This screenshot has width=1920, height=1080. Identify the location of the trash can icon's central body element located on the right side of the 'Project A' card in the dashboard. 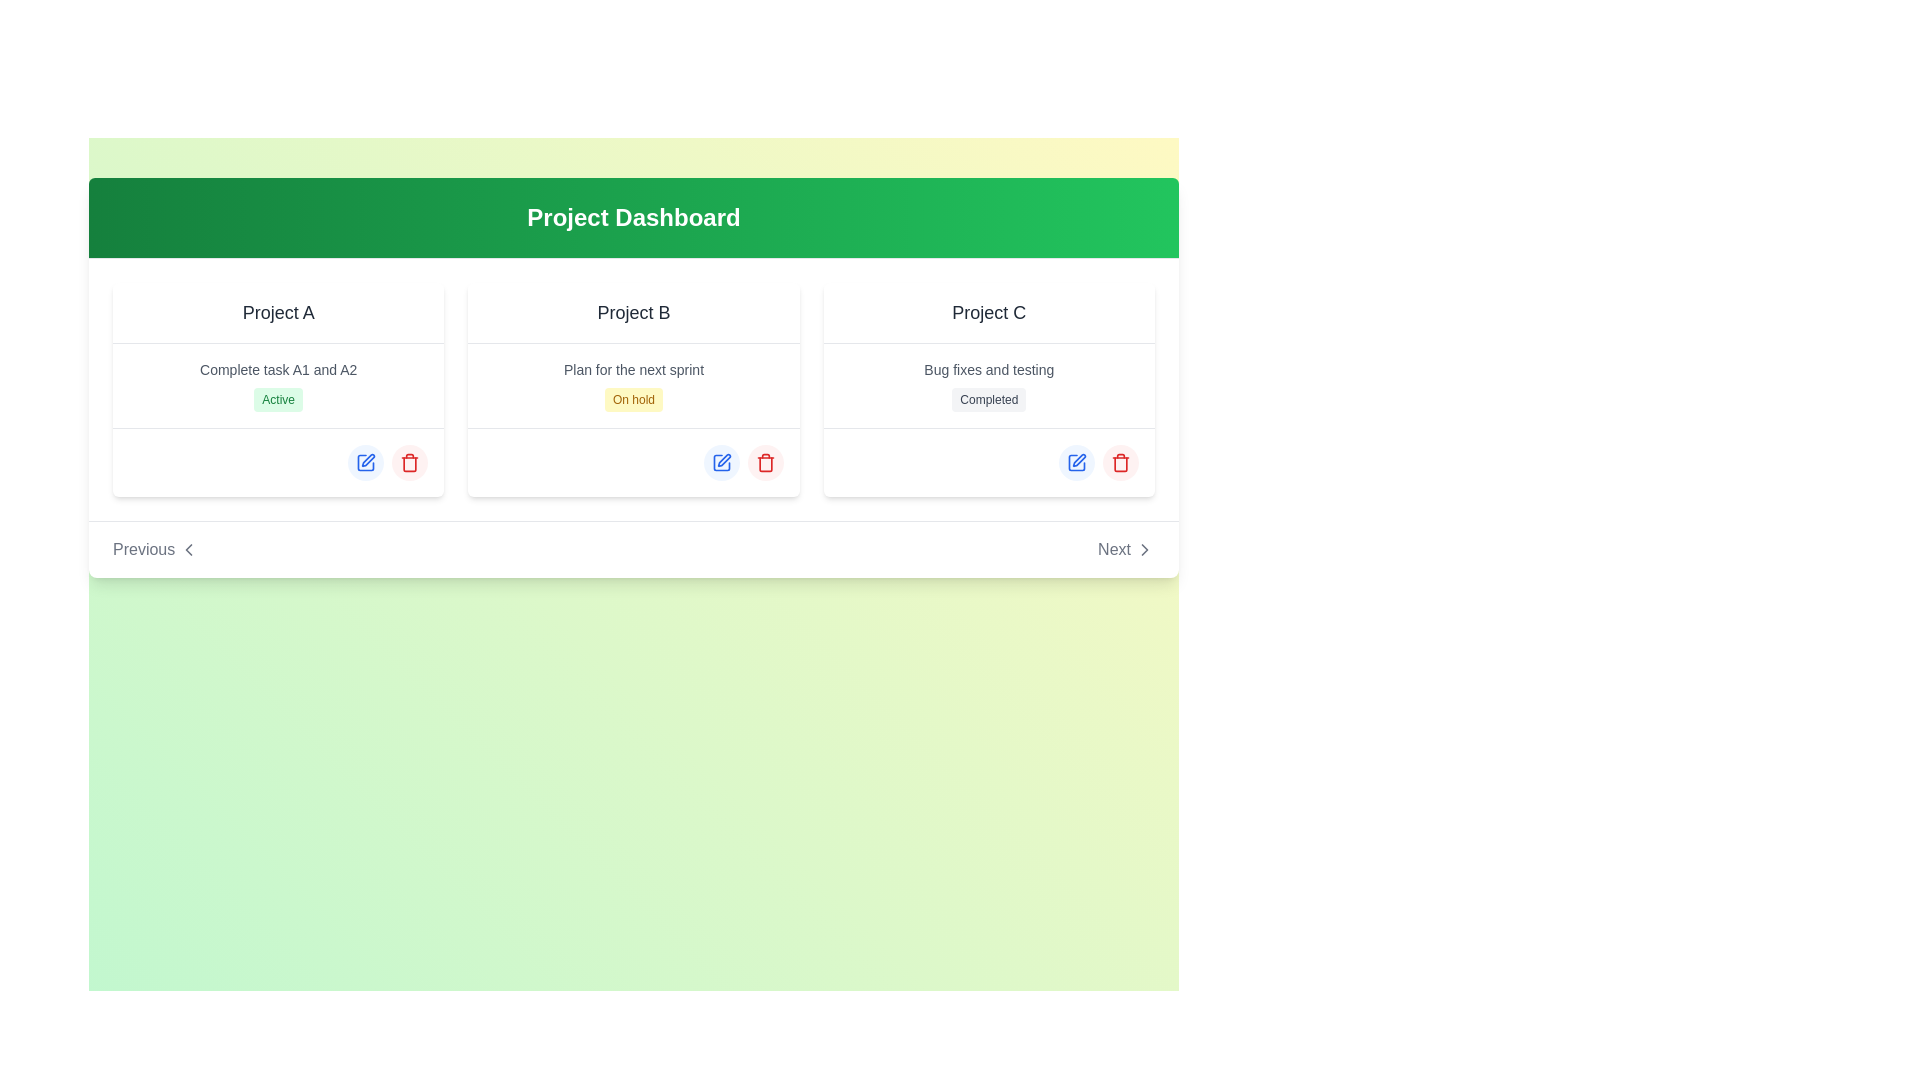
(409, 464).